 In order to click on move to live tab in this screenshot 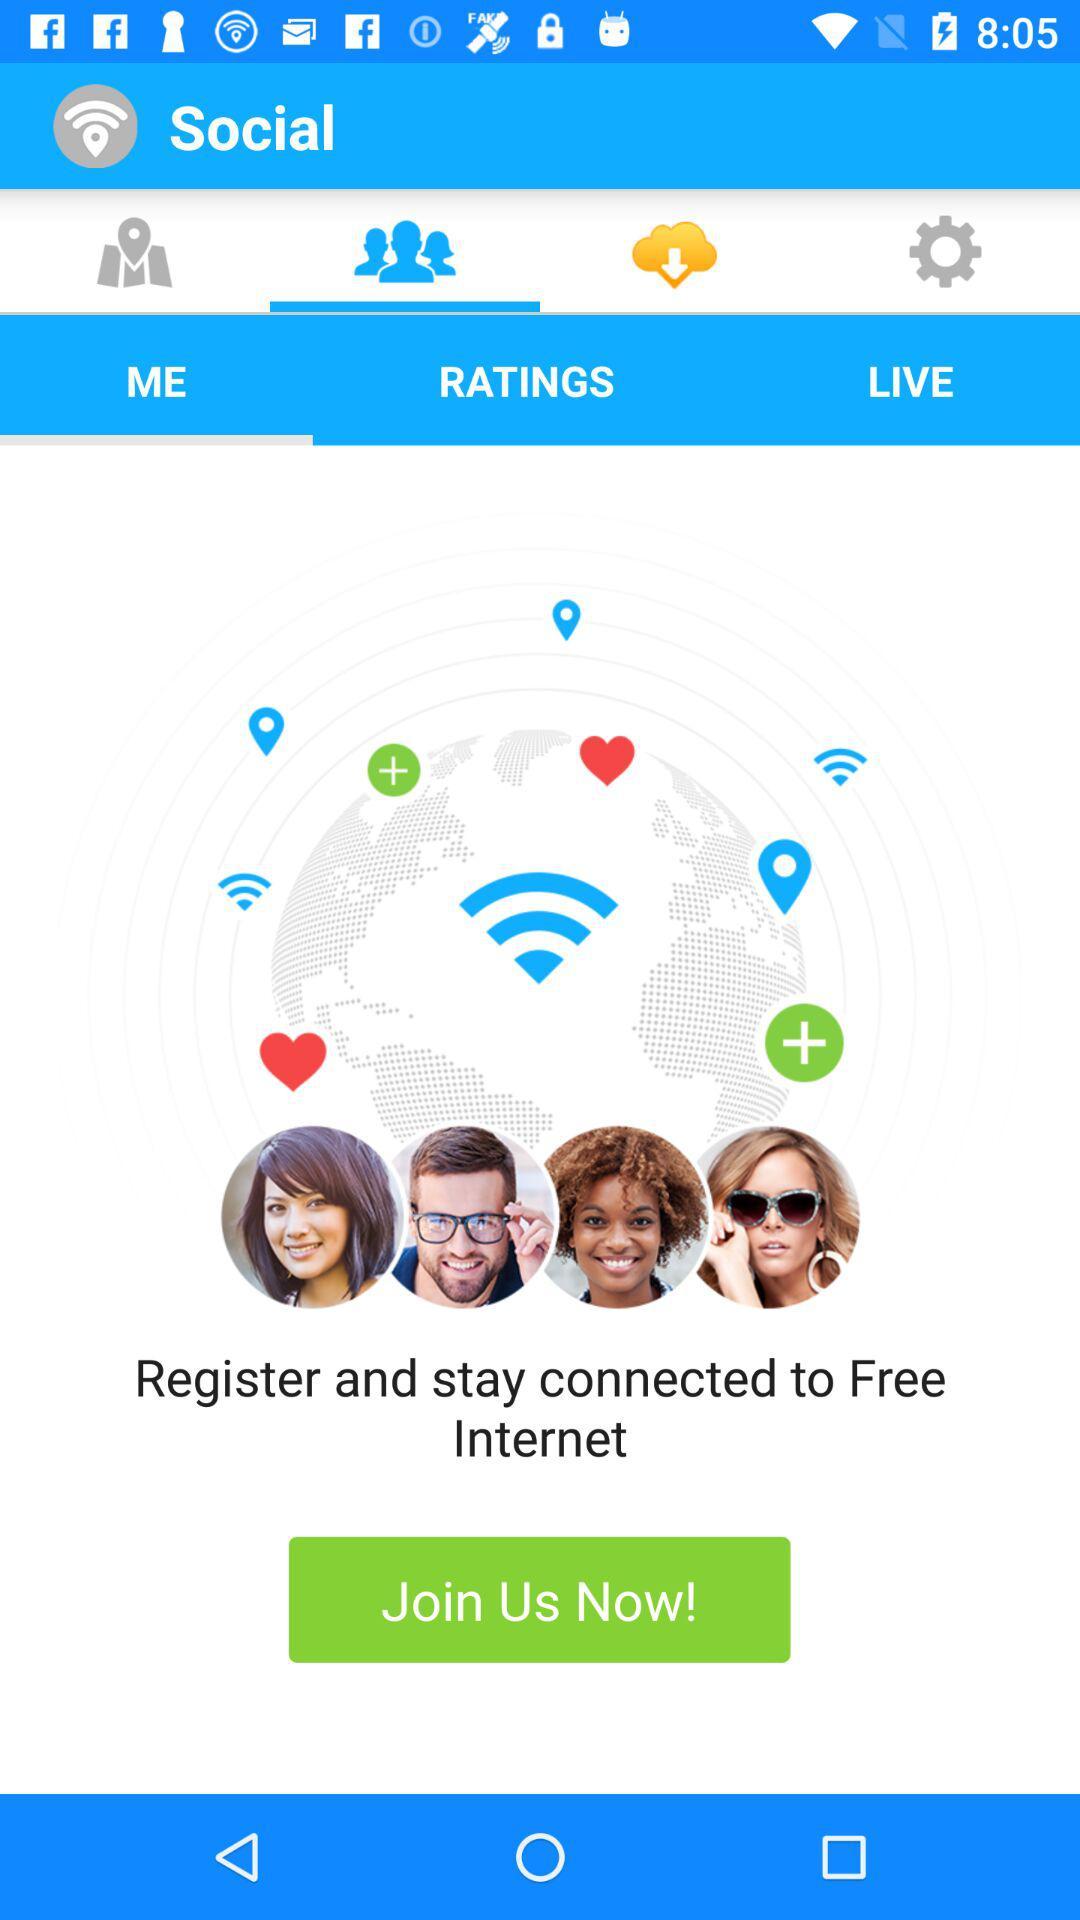, I will do `click(910, 380)`.